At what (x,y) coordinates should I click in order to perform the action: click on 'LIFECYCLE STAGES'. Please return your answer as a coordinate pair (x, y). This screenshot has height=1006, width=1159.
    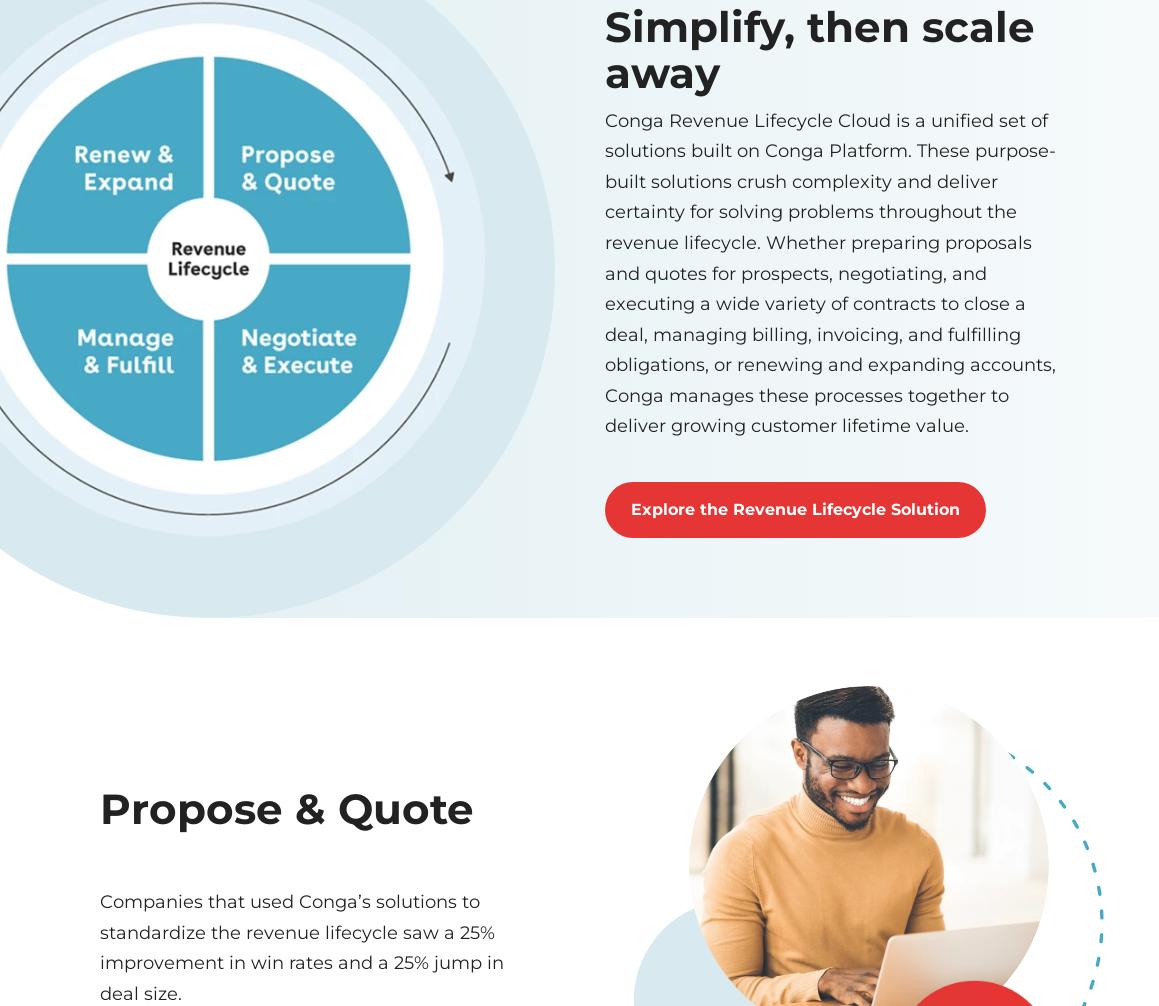
    Looking at the image, I should click on (100, 668).